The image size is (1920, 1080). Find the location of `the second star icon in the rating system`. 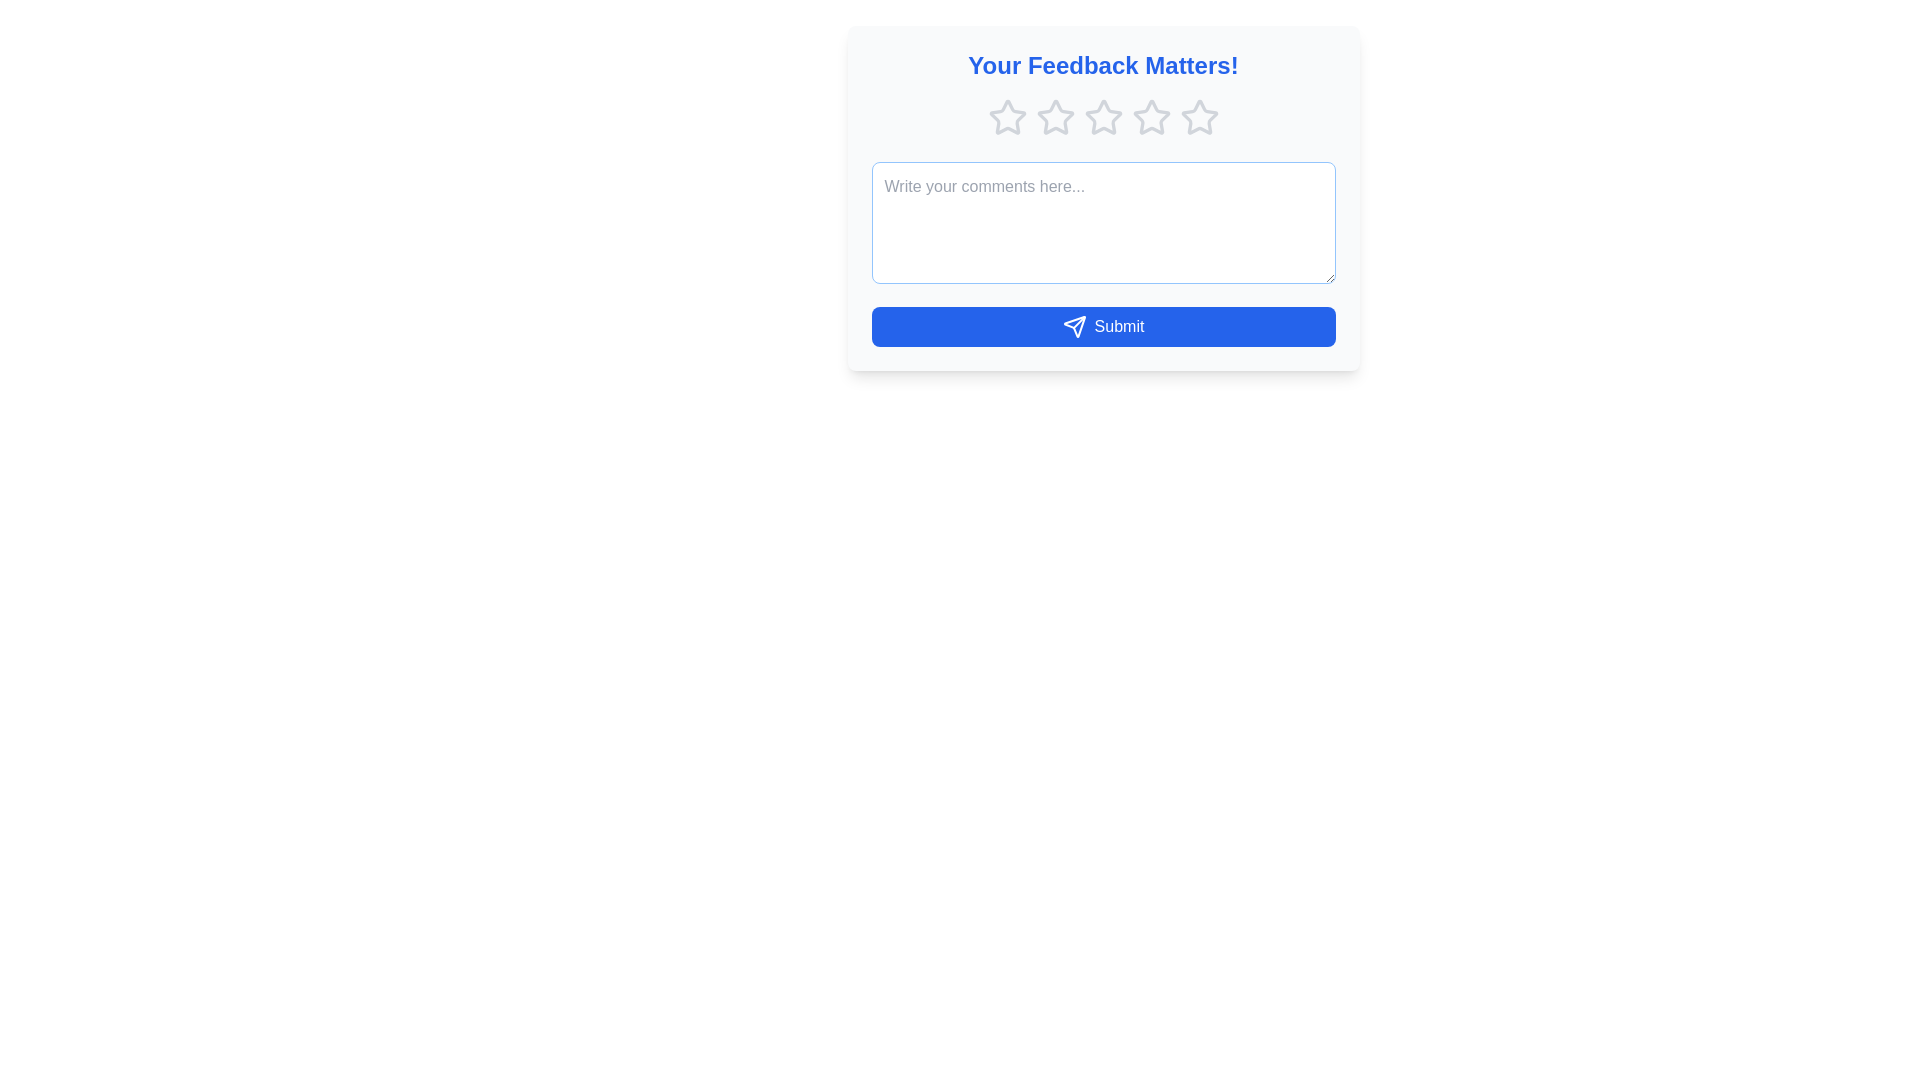

the second star icon in the rating system is located at coordinates (1054, 116).